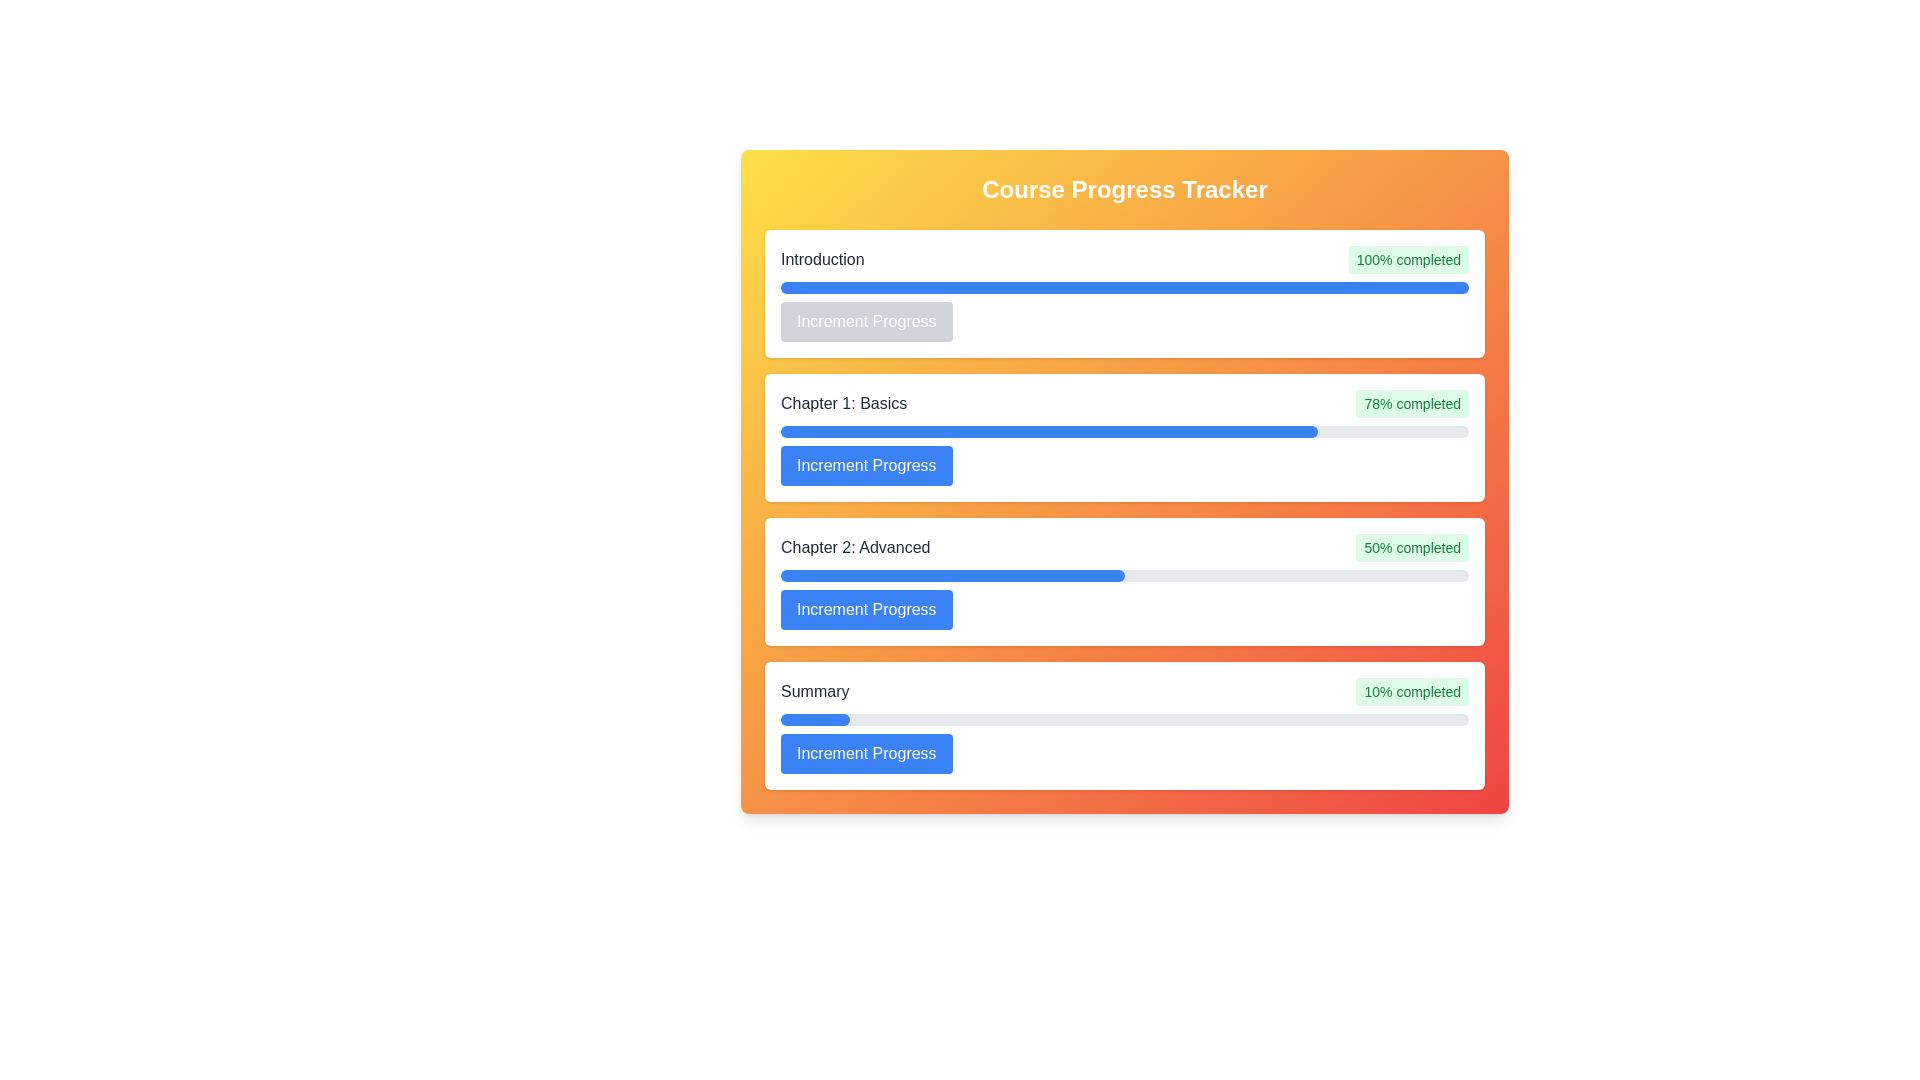  Describe the element at coordinates (855, 547) in the screenshot. I see `and interpret the text content of the text label that serves as the title for the associated course chapter, positioned above the progress bar in the third section of the progress tracker` at that location.